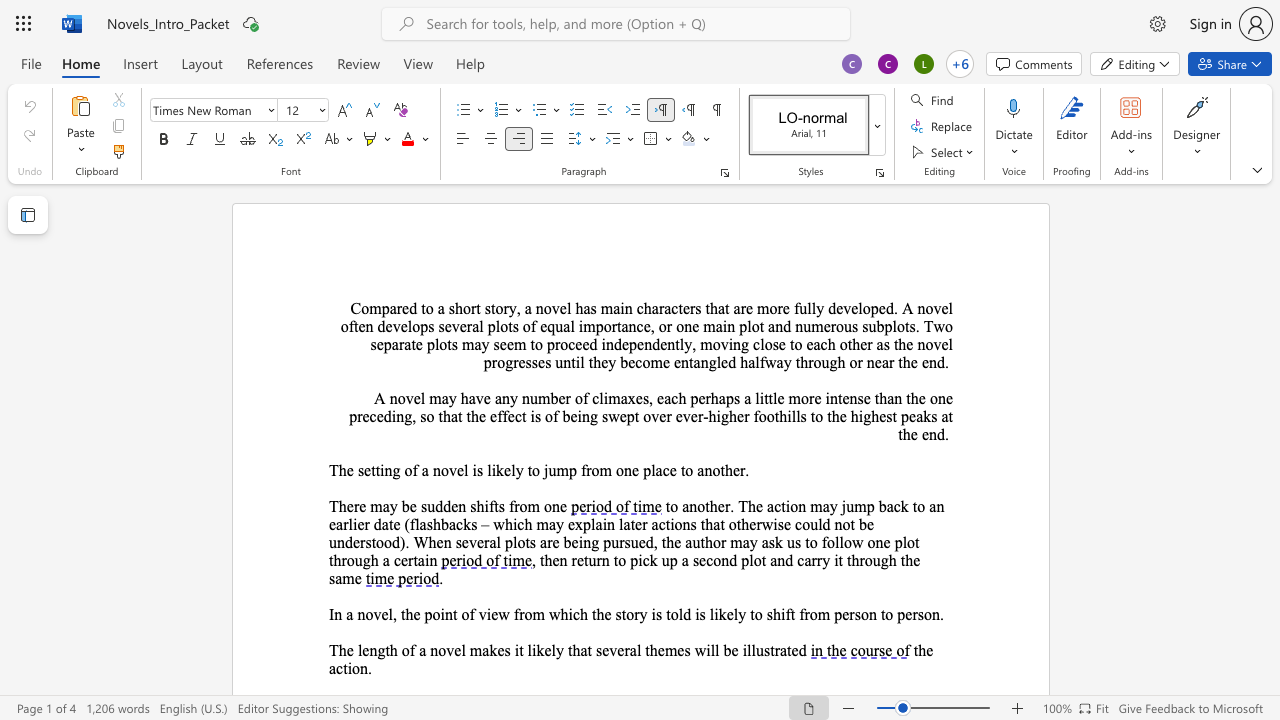 Image resolution: width=1280 pixels, height=720 pixels. What do you see at coordinates (585, 470) in the screenshot?
I see `the space between the continuous character "f" and "r" in the text` at bounding box center [585, 470].